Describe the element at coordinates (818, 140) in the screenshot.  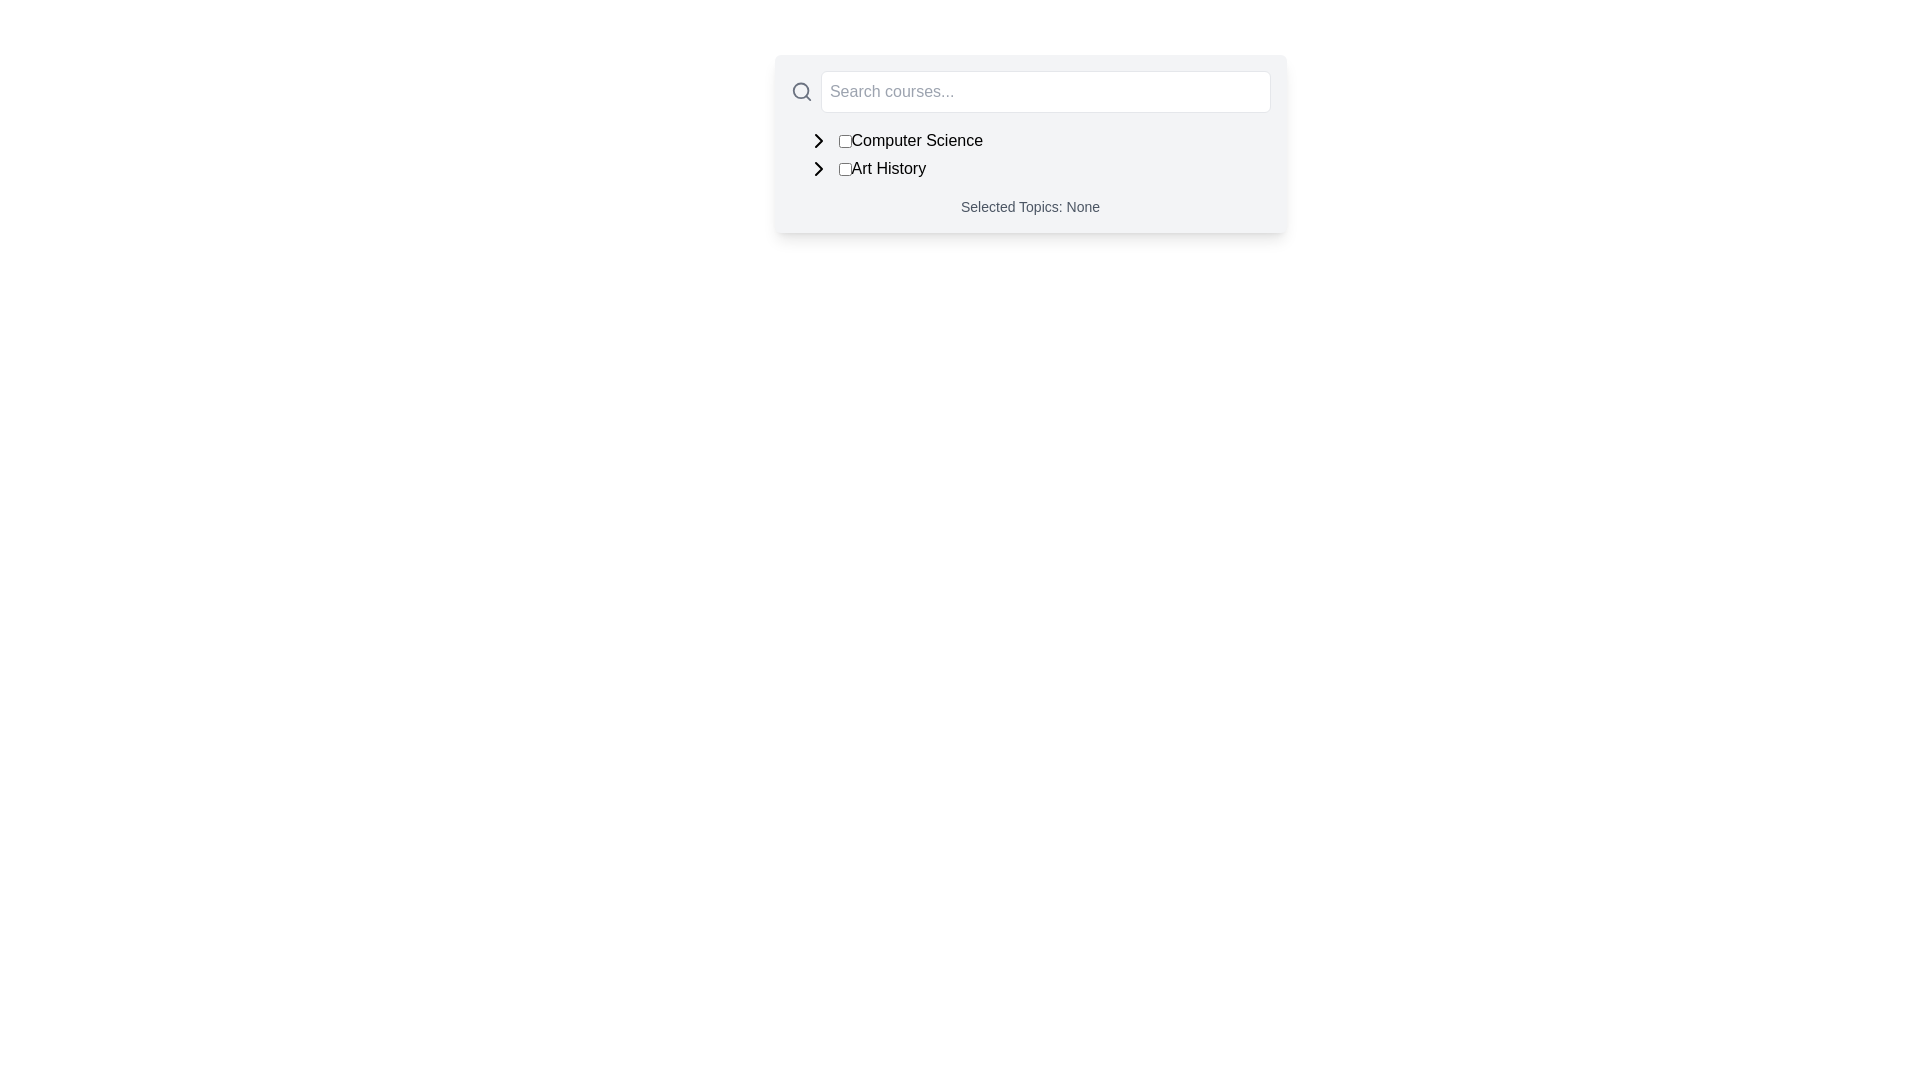
I see `the expandability button located to the left of the 'Computer Science' label` at that location.